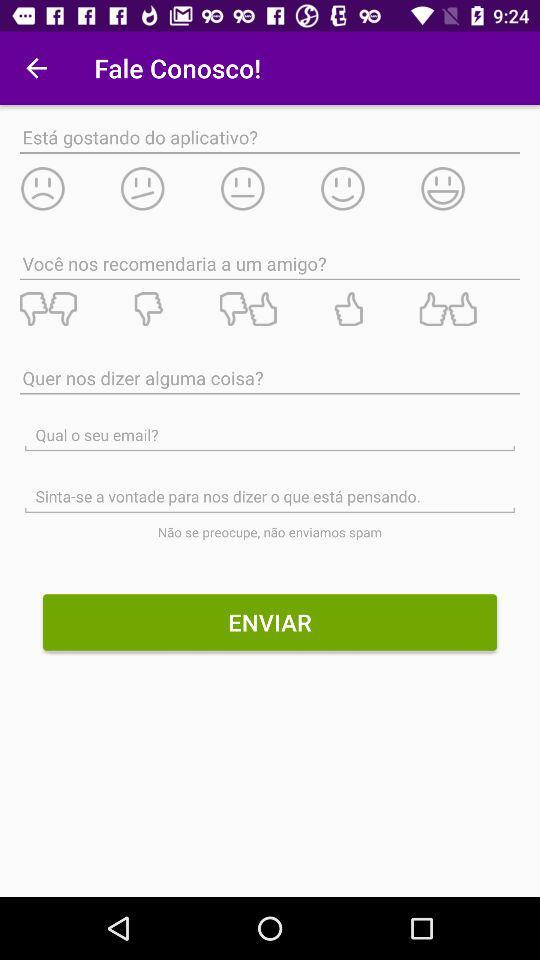 This screenshot has width=540, height=960. Describe the element at coordinates (269, 188) in the screenshot. I see `undecided` at that location.